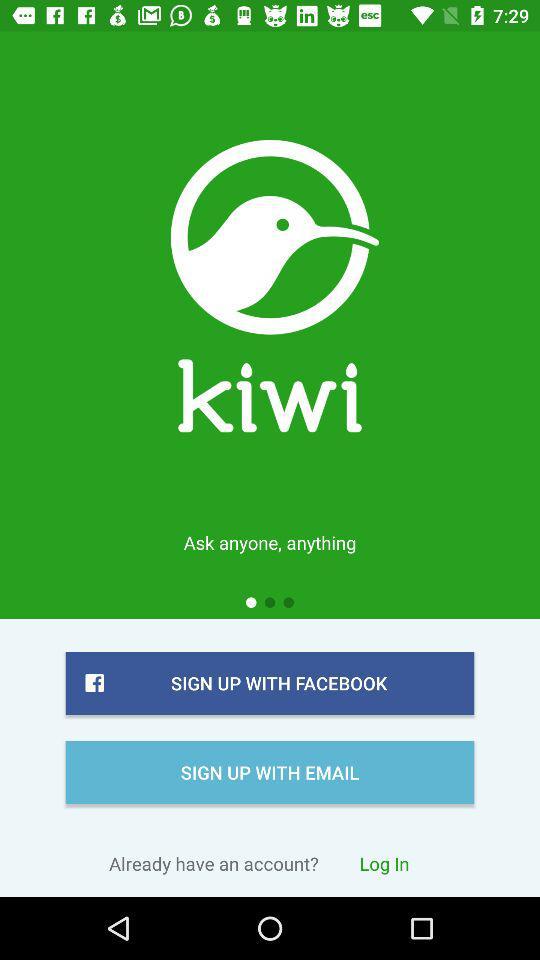 The height and width of the screenshot is (960, 540). What do you see at coordinates (384, 862) in the screenshot?
I see `the log in at the bottom right corner` at bounding box center [384, 862].